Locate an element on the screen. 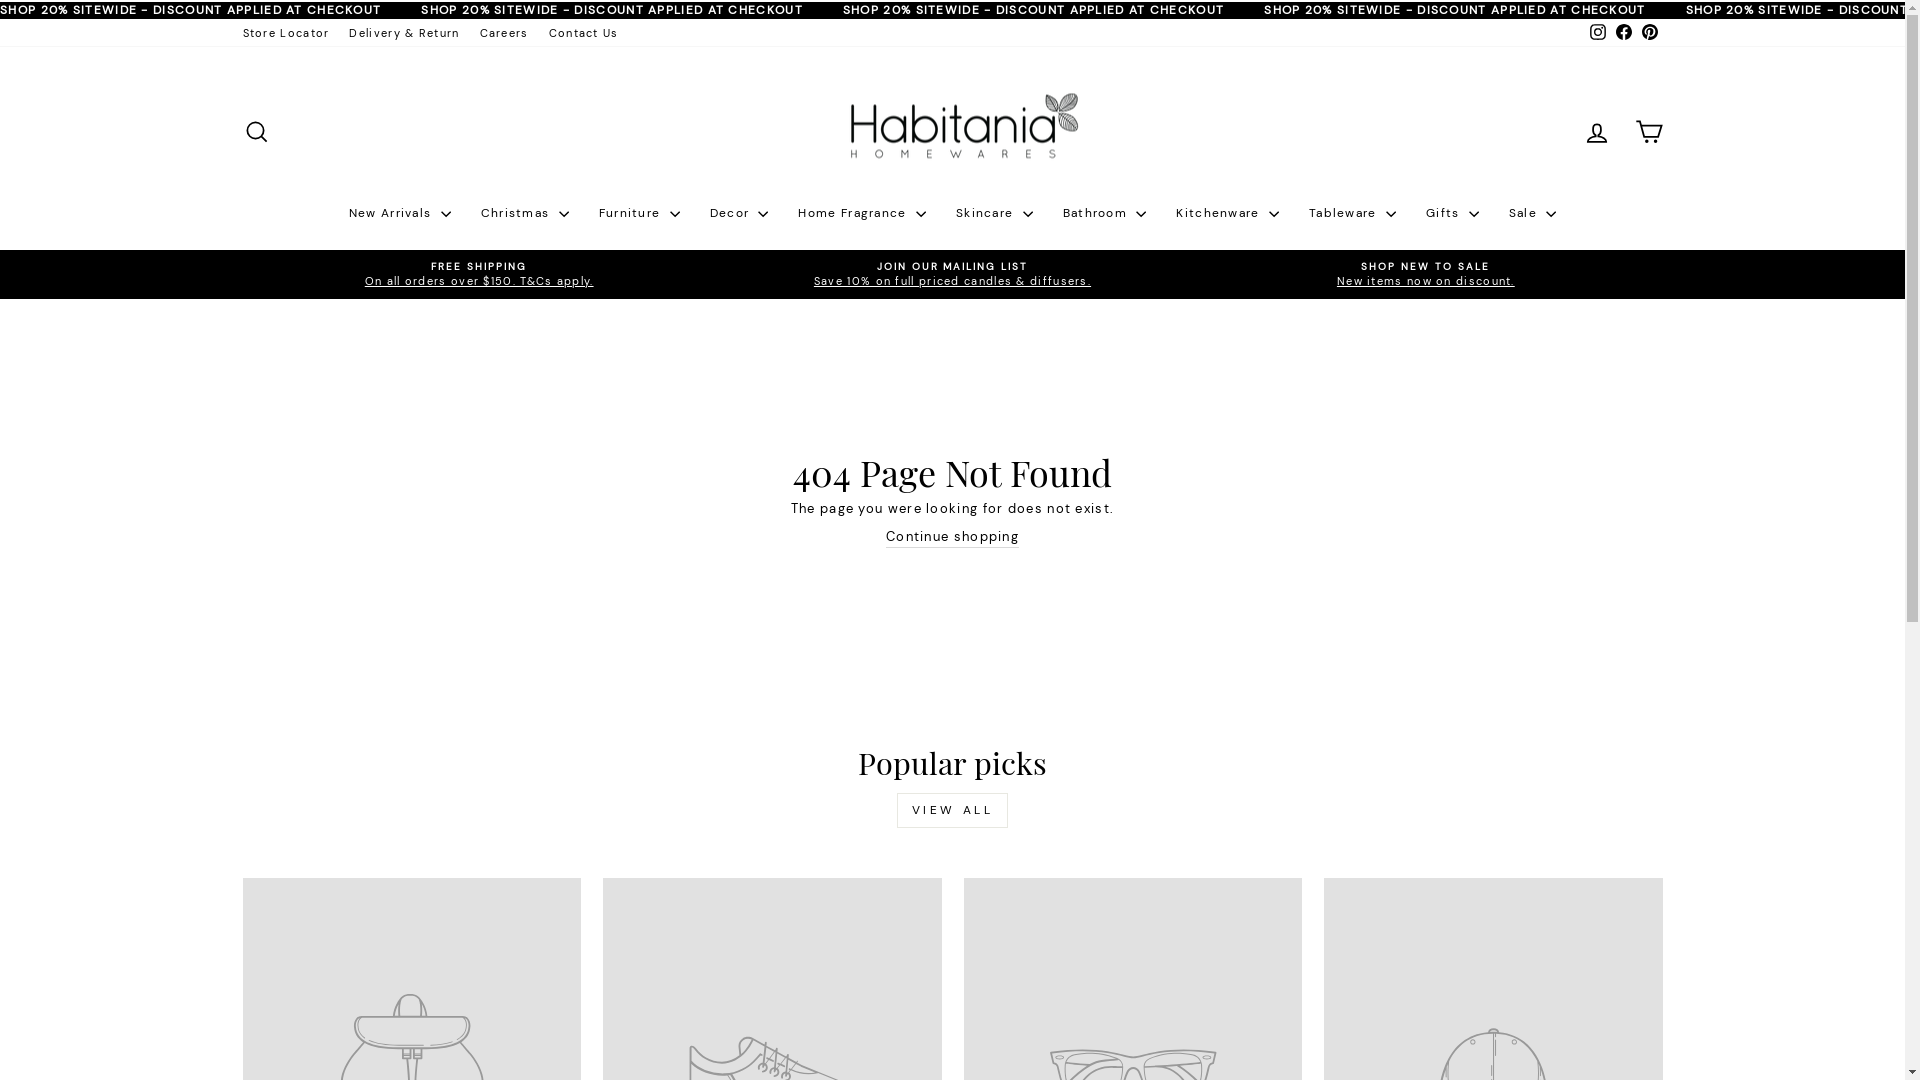 The image size is (1920, 1080). 'VIEW ALL' is located at coordinates (952, 810).